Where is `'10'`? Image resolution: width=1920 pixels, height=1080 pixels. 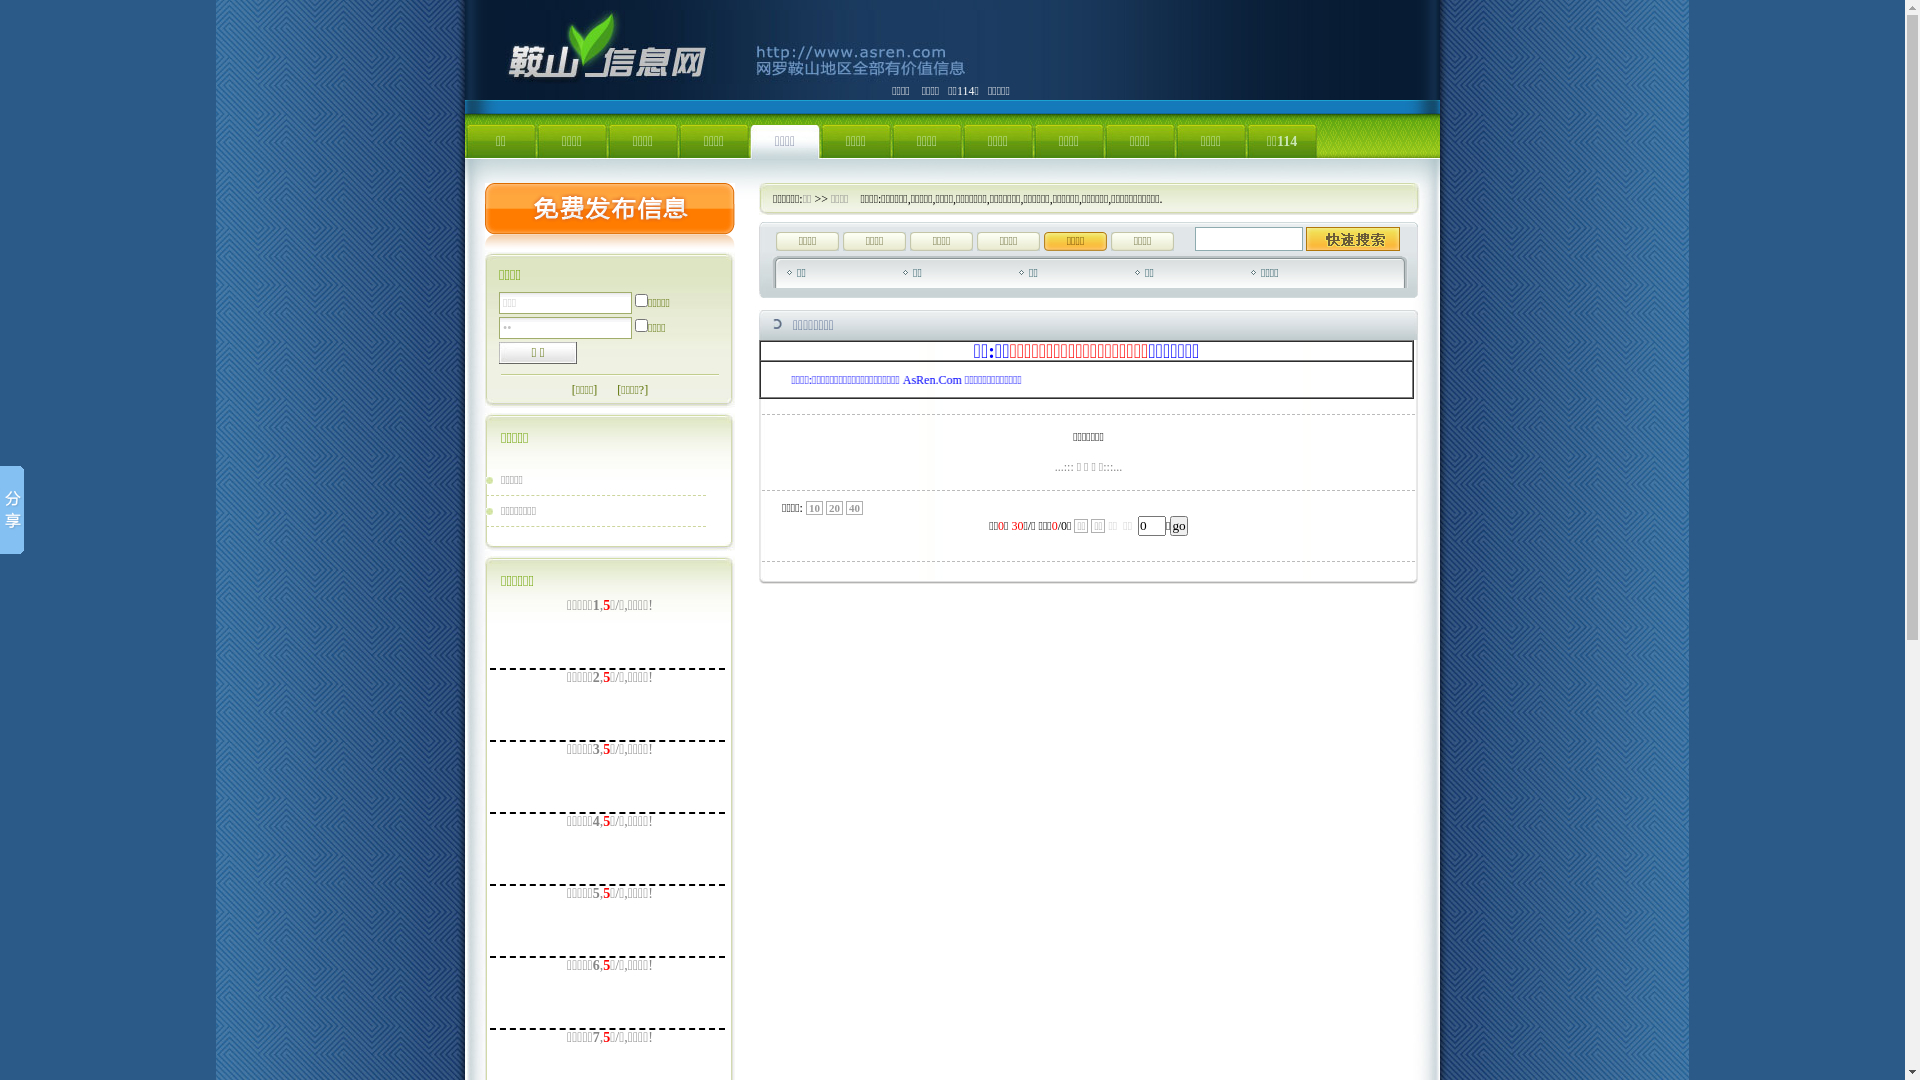
'10' is located at coordinates (814, 507).